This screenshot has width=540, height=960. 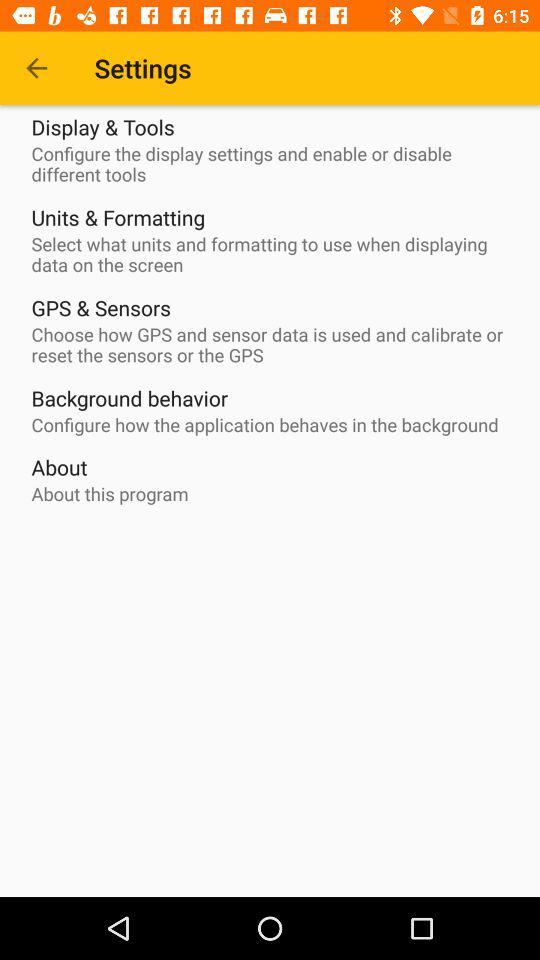 What do you see at coordinates (36, 68) in the screenshot?
I see `item above display & tools item` at bounding box center [36, 68].